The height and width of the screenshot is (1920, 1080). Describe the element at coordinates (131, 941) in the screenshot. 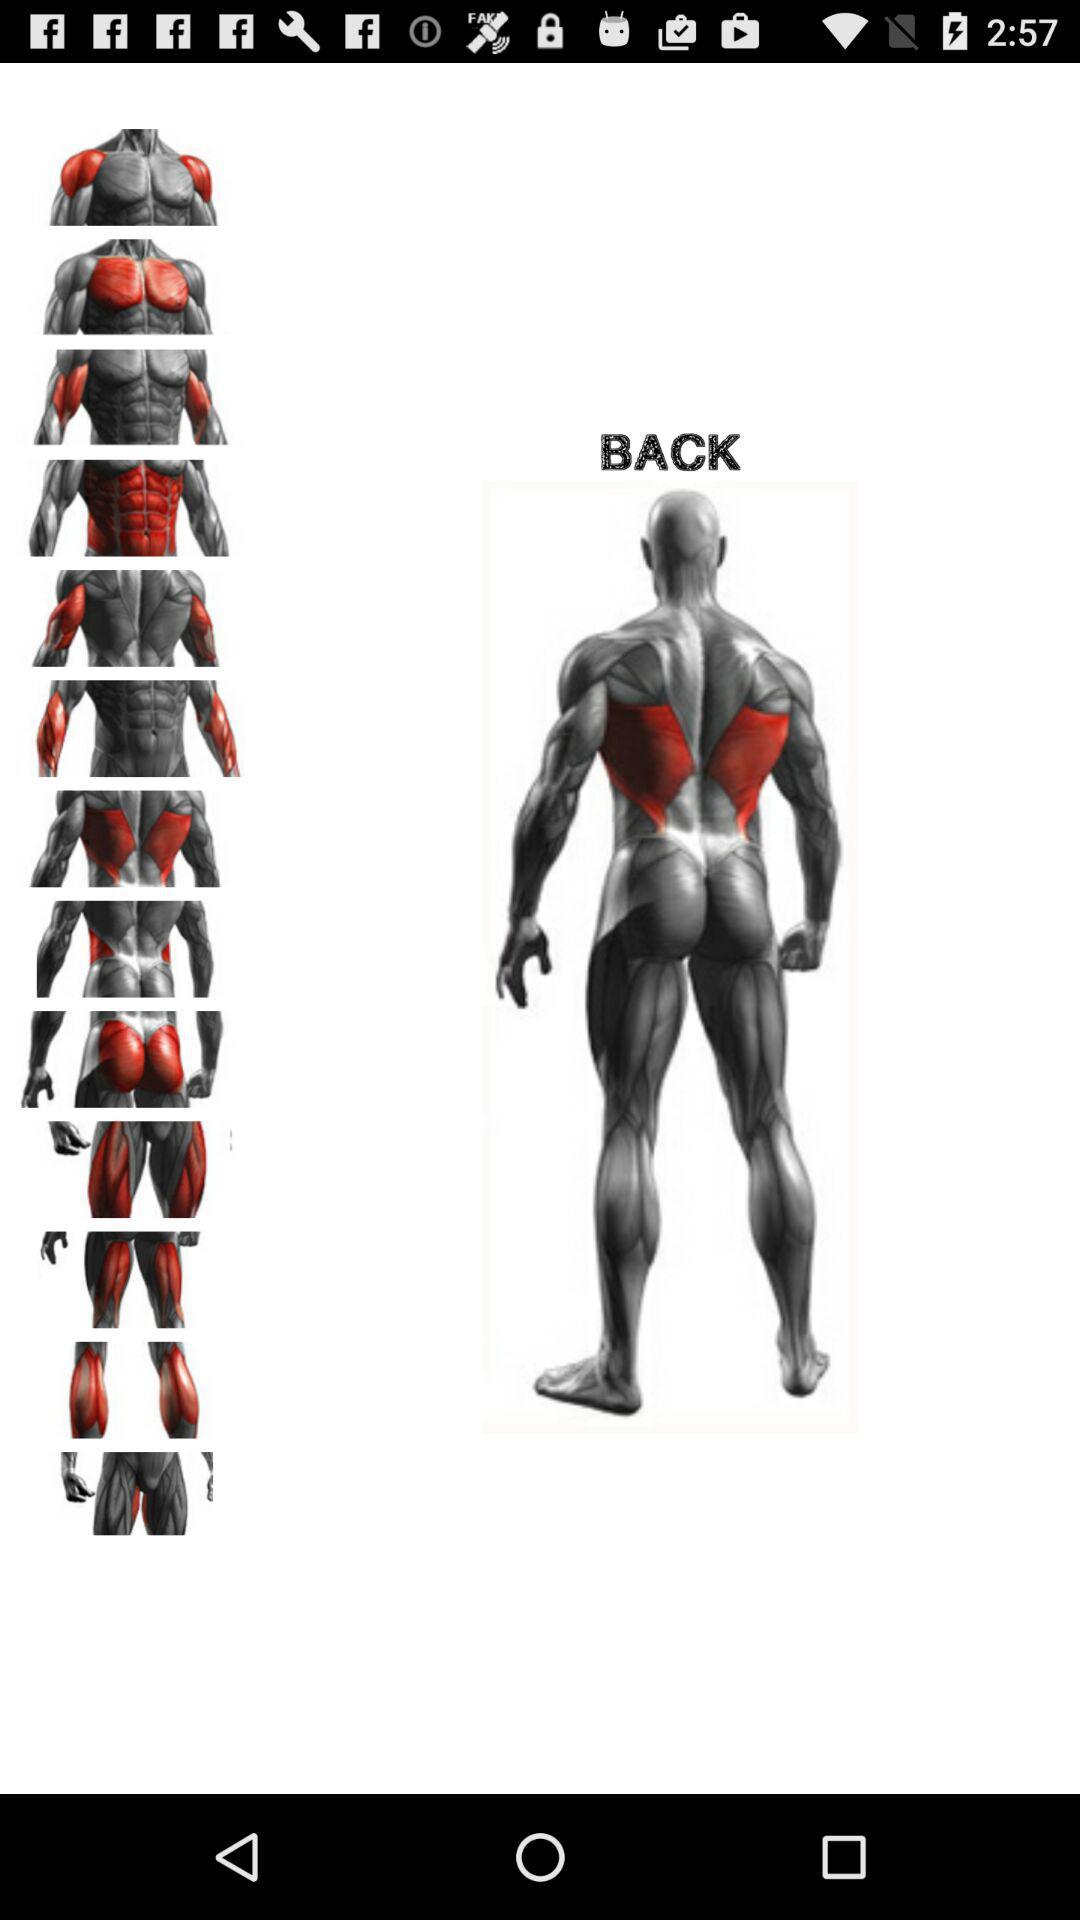

I see `image` at that location.